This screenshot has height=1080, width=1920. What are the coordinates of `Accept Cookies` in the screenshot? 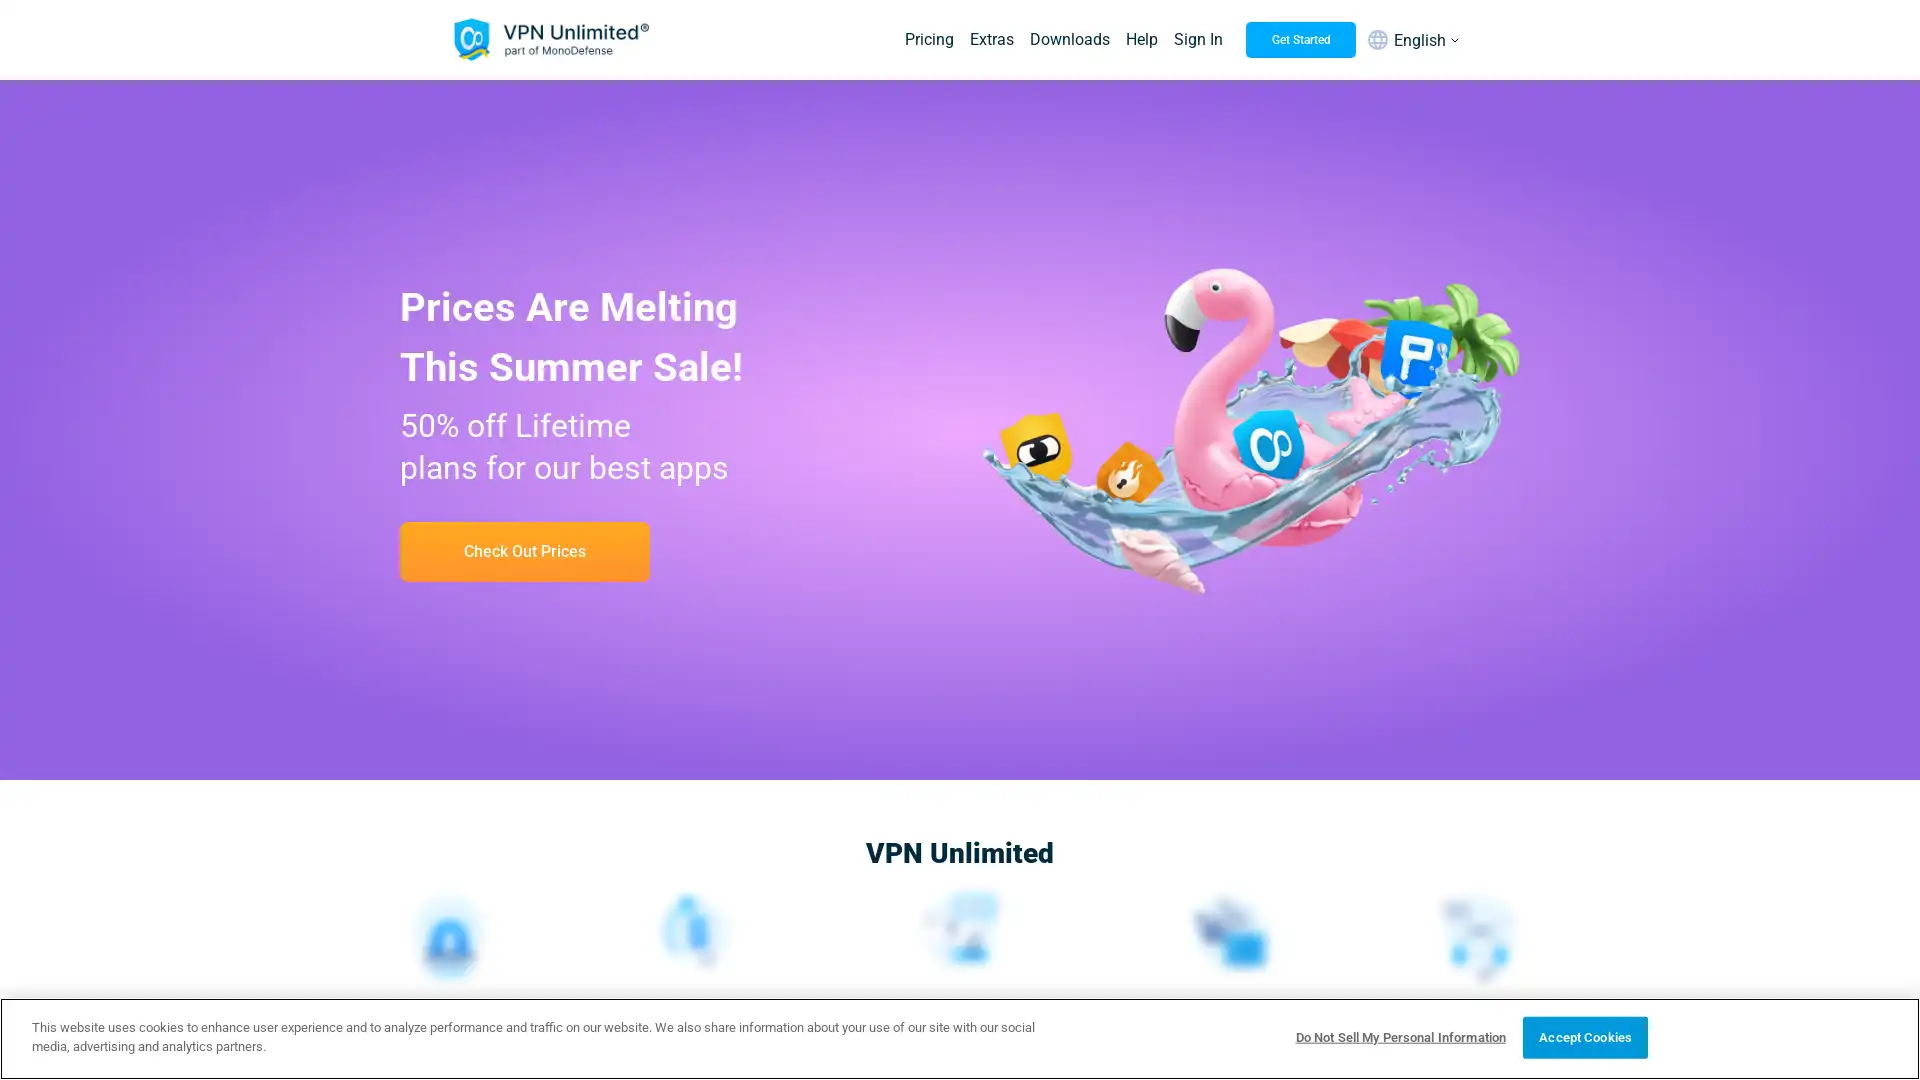 It's located at (1584, 1036).